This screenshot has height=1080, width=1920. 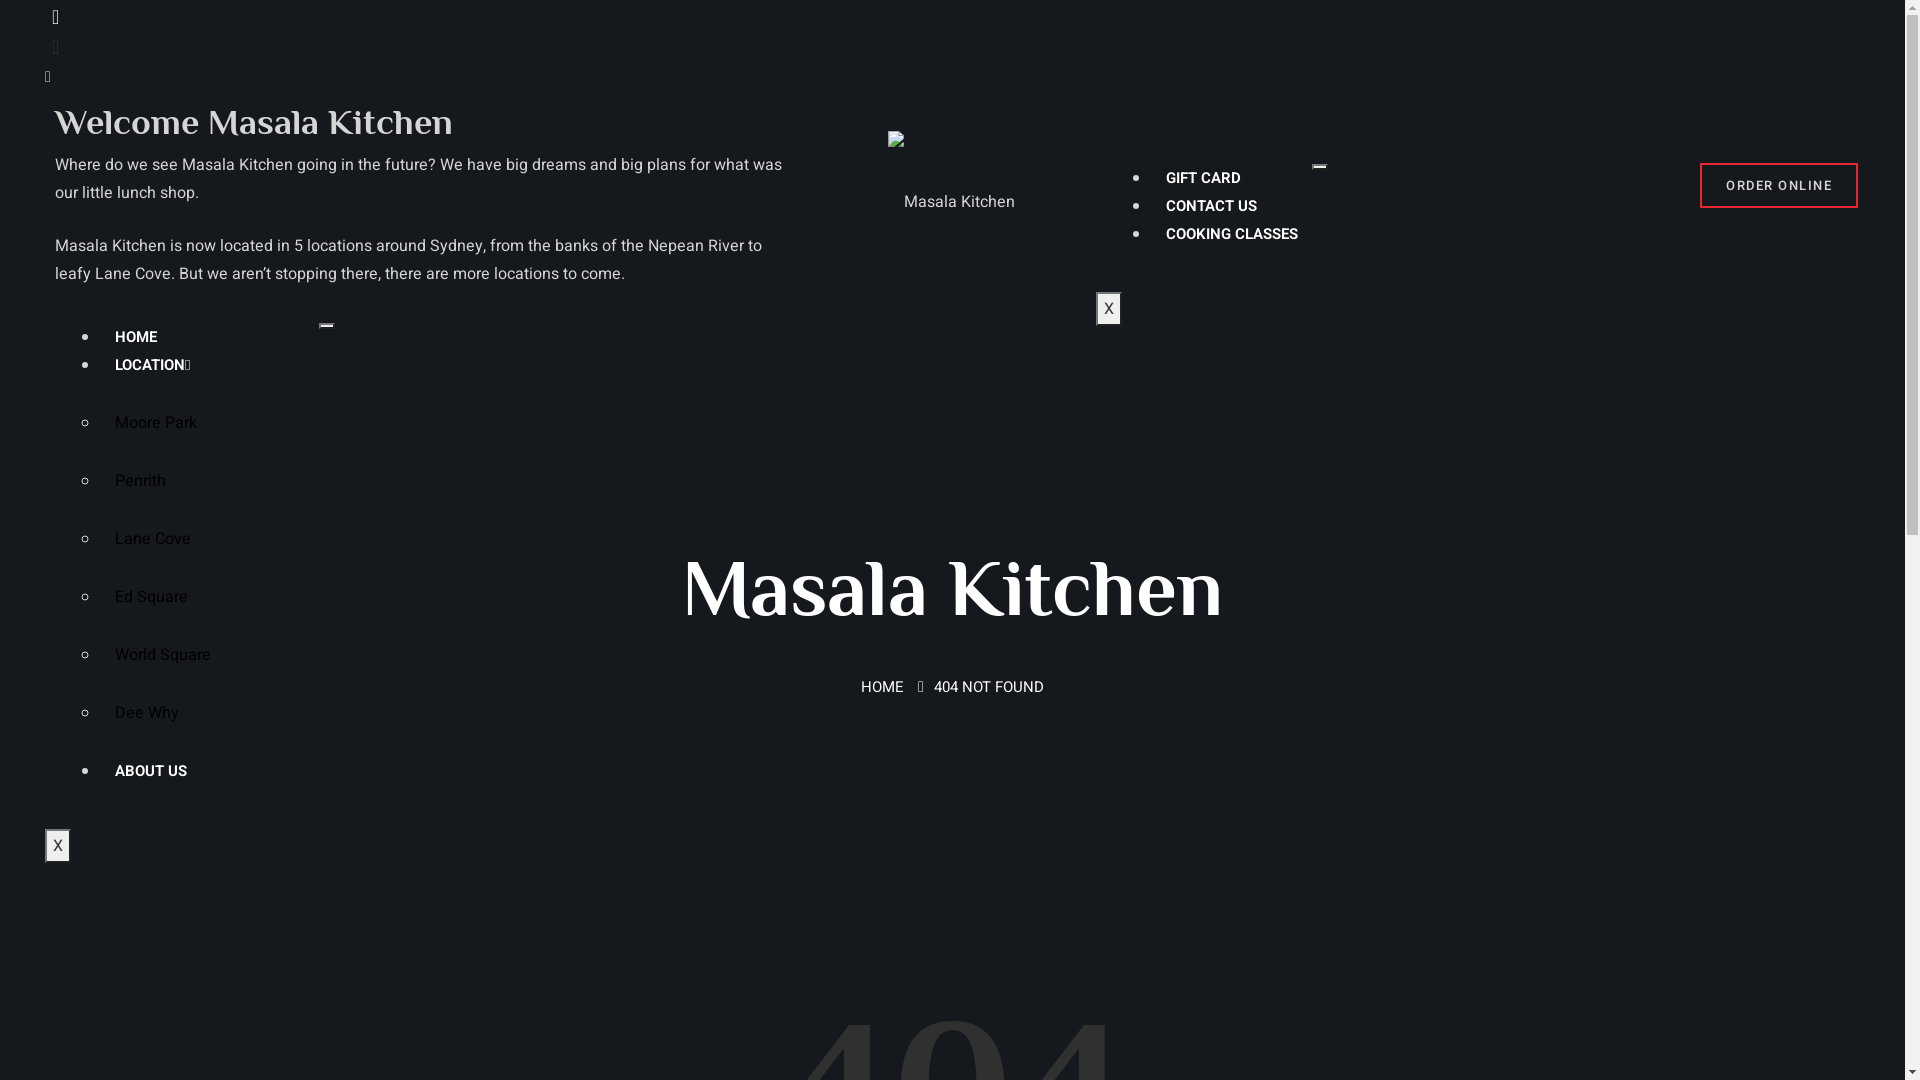 I want to click on 'Lane Cove', so click(x=99, y=538).